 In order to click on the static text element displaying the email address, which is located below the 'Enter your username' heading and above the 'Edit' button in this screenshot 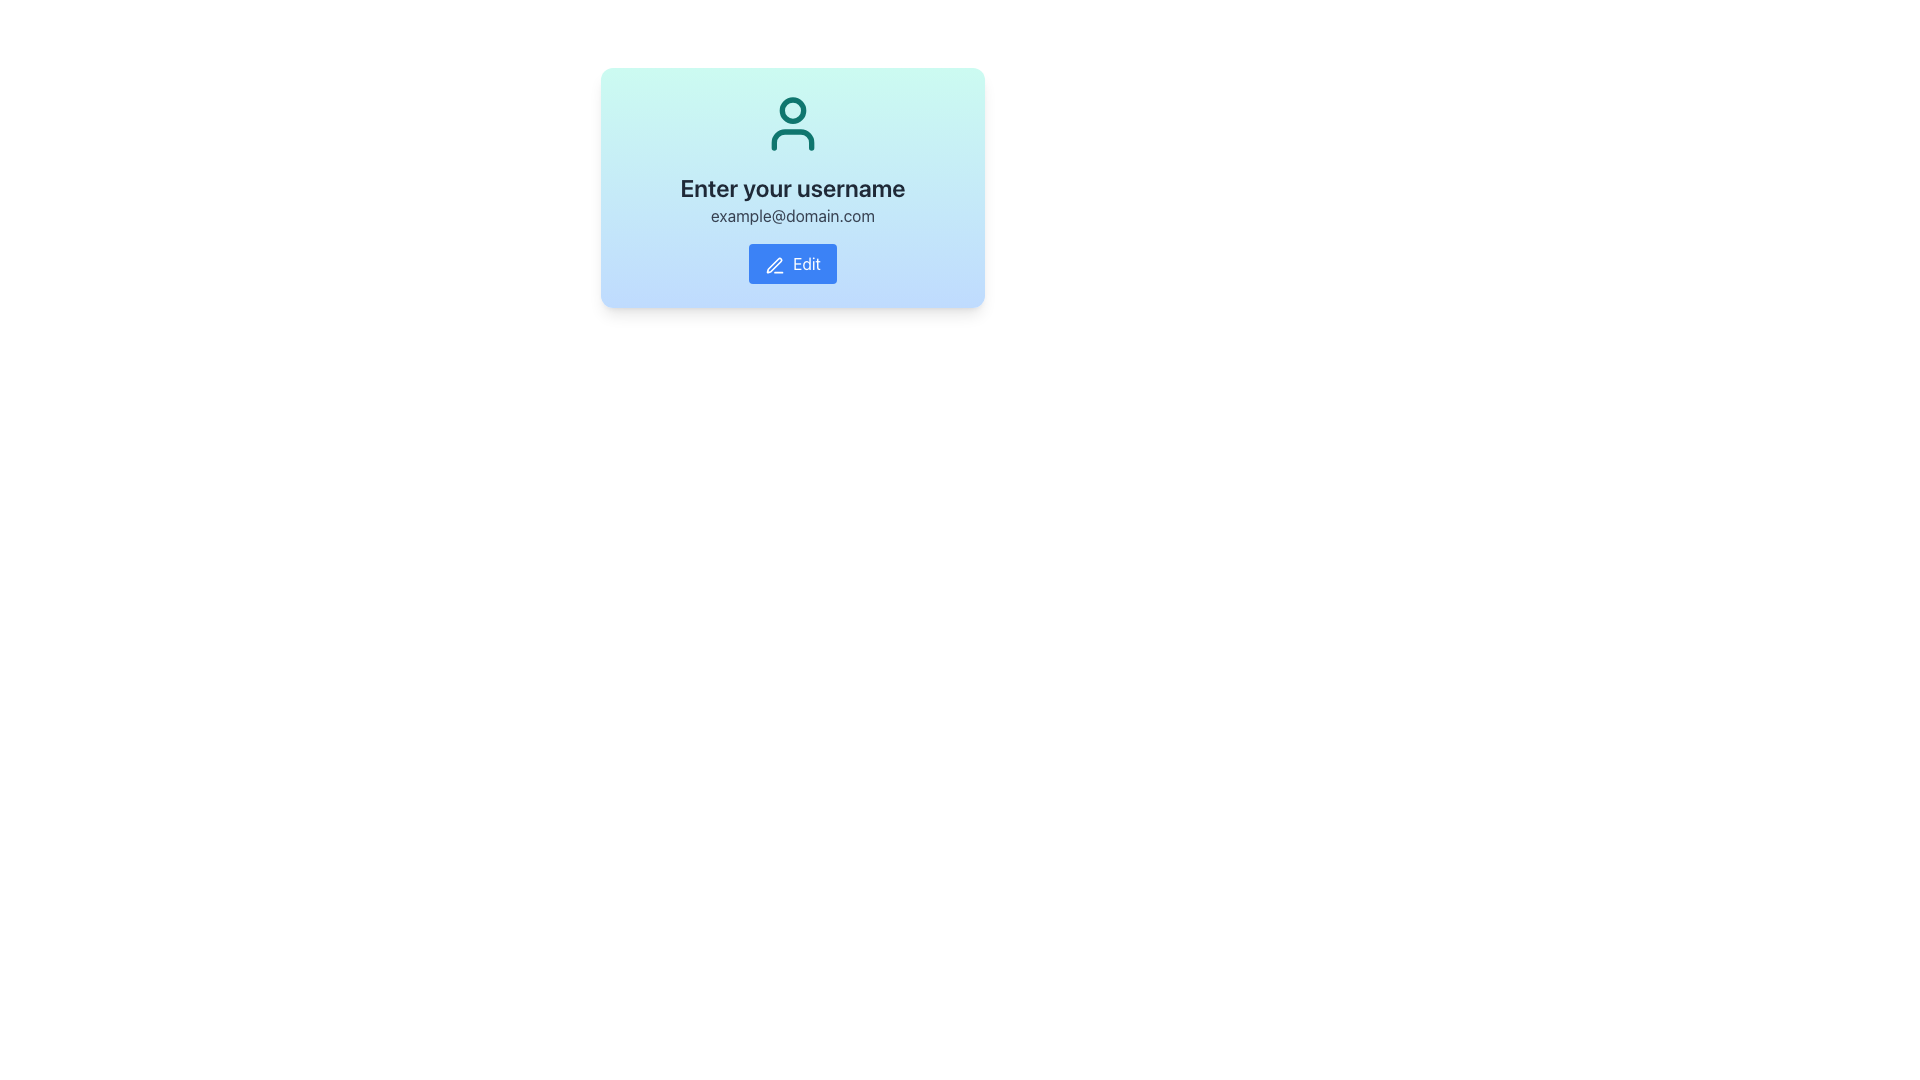, I will do `click(791, 216)`.